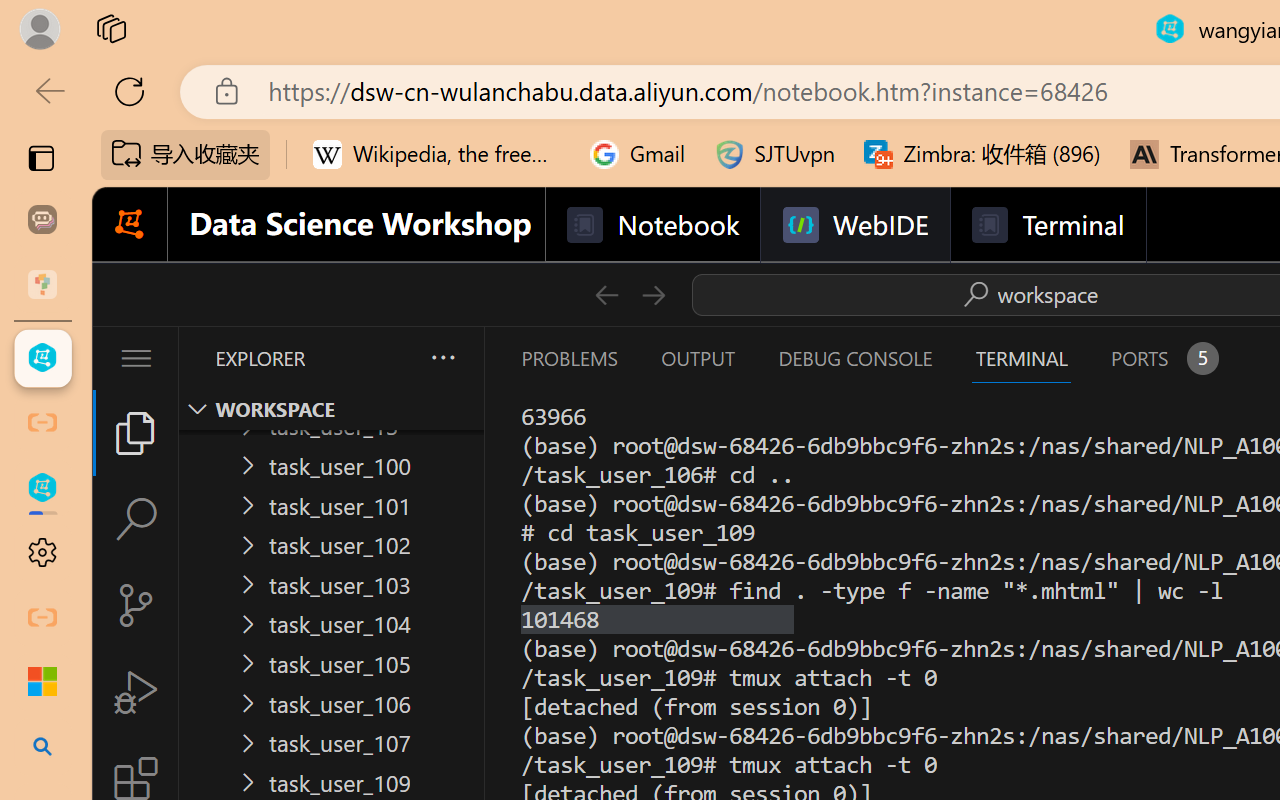 This screenshot has width=1280, height=800. What do you see at coordinates (854, 358) in the screenshot?
I see `'Debug Console (Ctrl+Shift+Y)'` at bounding box center [854, 358].